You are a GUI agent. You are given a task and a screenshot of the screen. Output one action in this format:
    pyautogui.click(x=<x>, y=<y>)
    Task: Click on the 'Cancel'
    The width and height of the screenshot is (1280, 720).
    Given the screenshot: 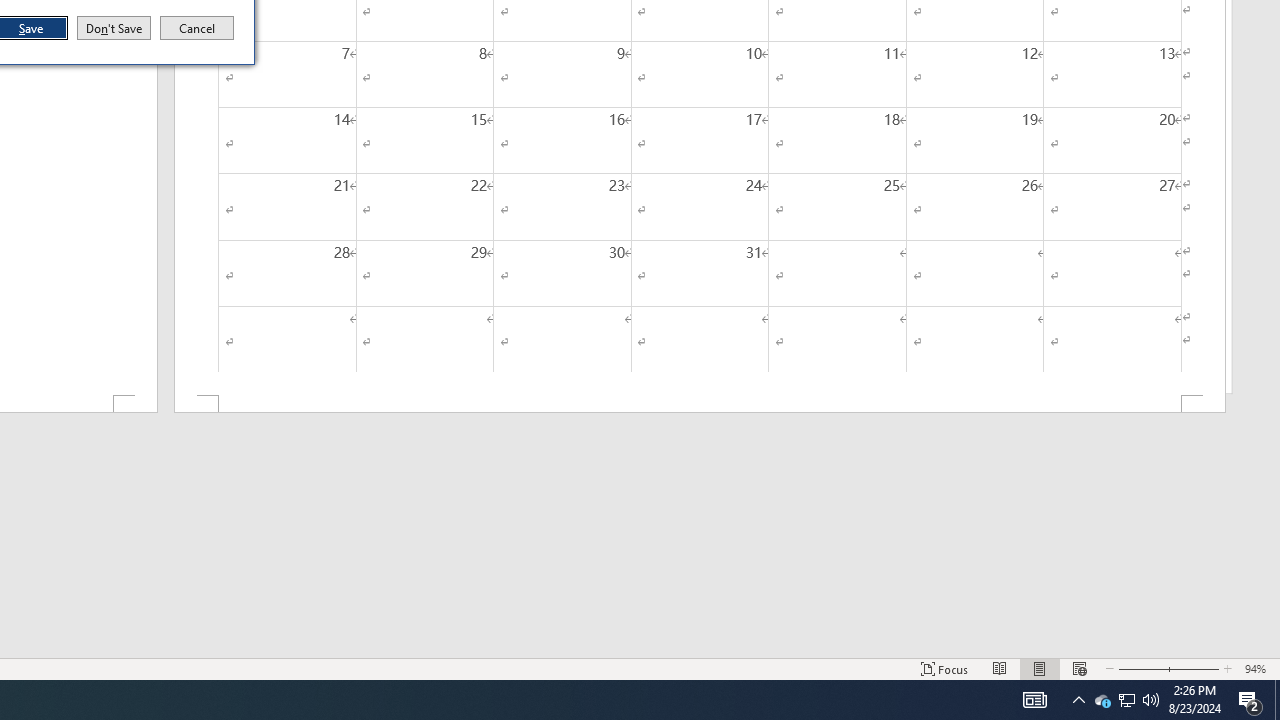 What is the action you would take?
    pyautogui.click(x=197, y=28)
    